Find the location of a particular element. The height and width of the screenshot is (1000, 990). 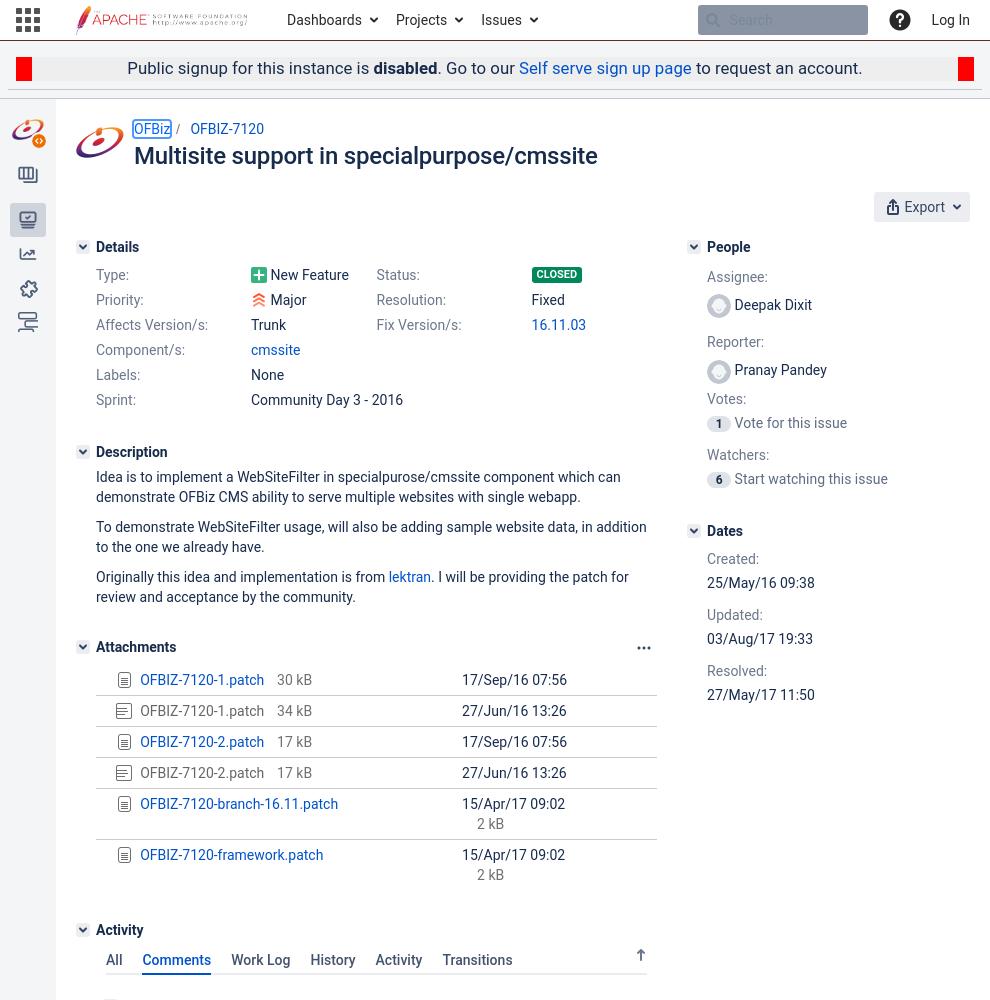

'Fix Version/s:' is located at coordinates (417, 323).